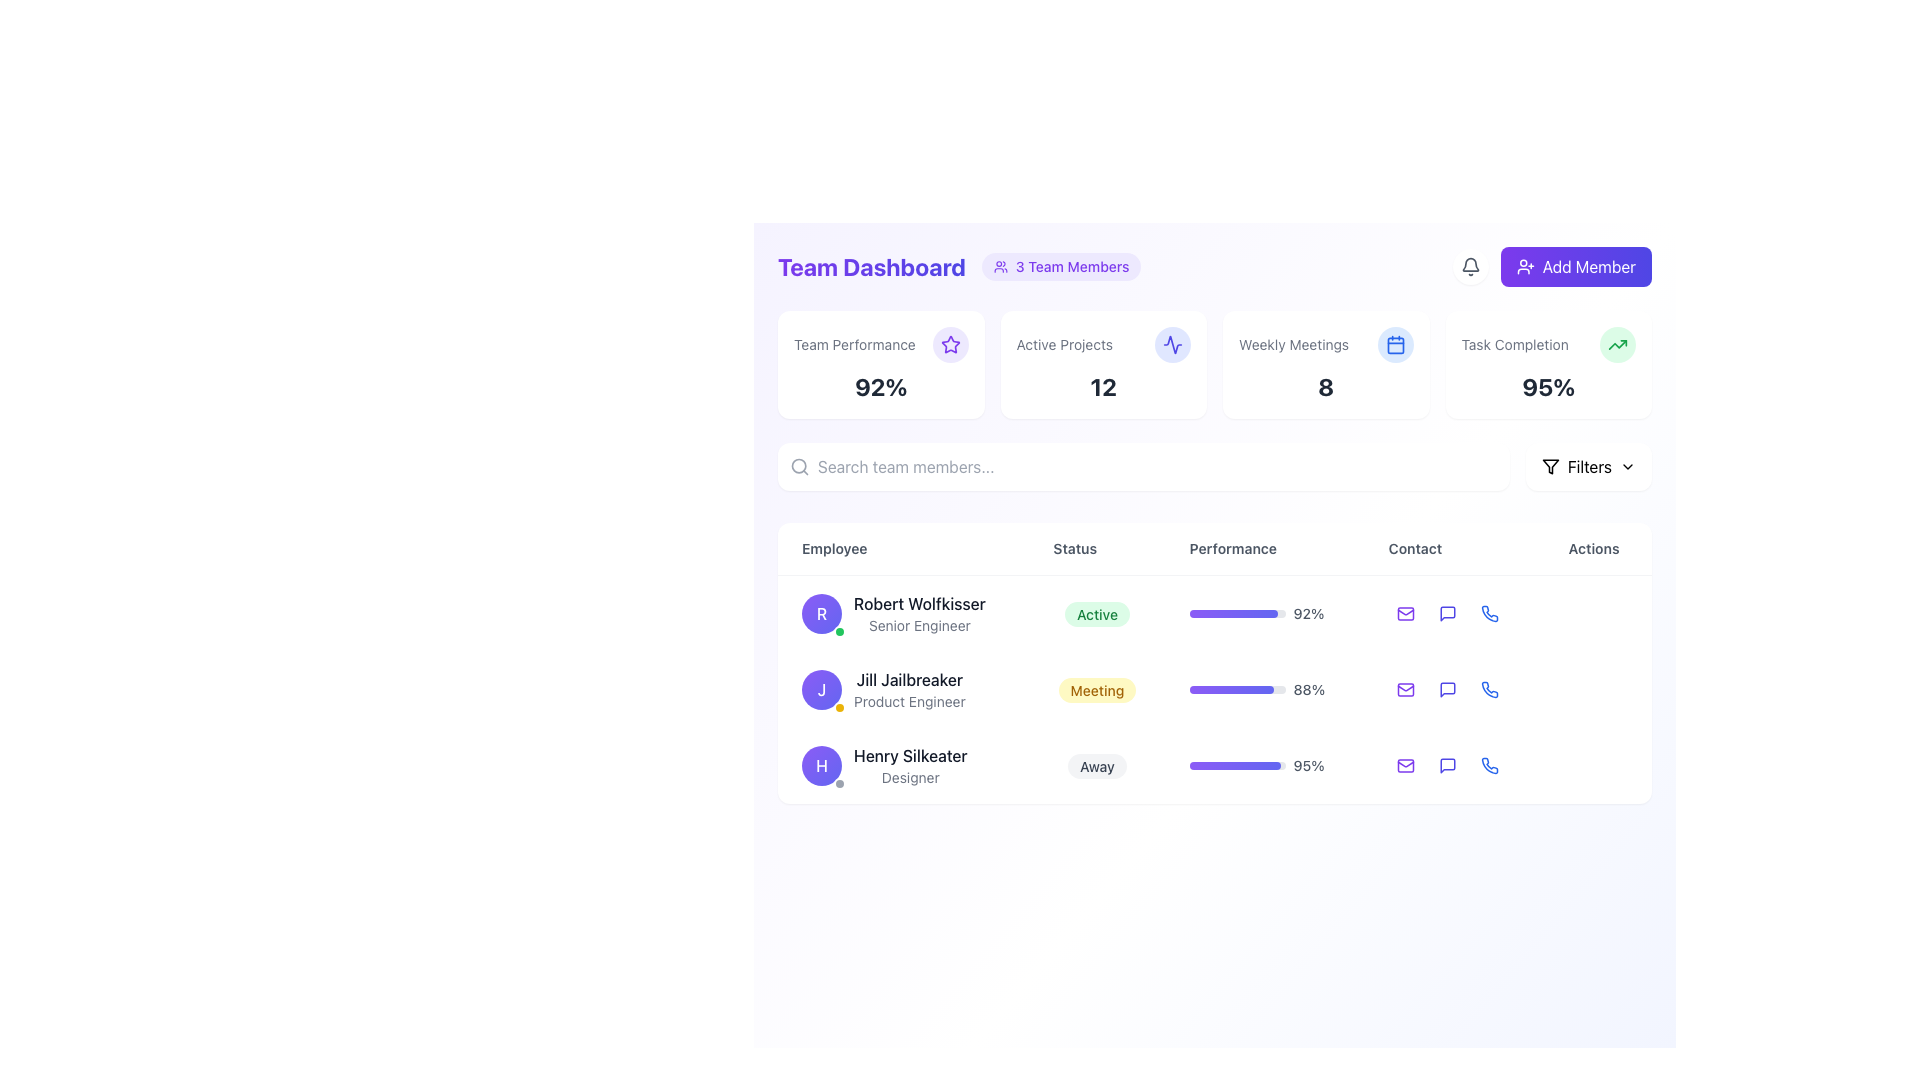 The height and width of the screenshot is (1080, 1920). I want to click on the violet-colored mail icon button, which is an outlined envelope, in the Actions column for the individual Henry Silkeater to initiate an email, so click(1404, 765).